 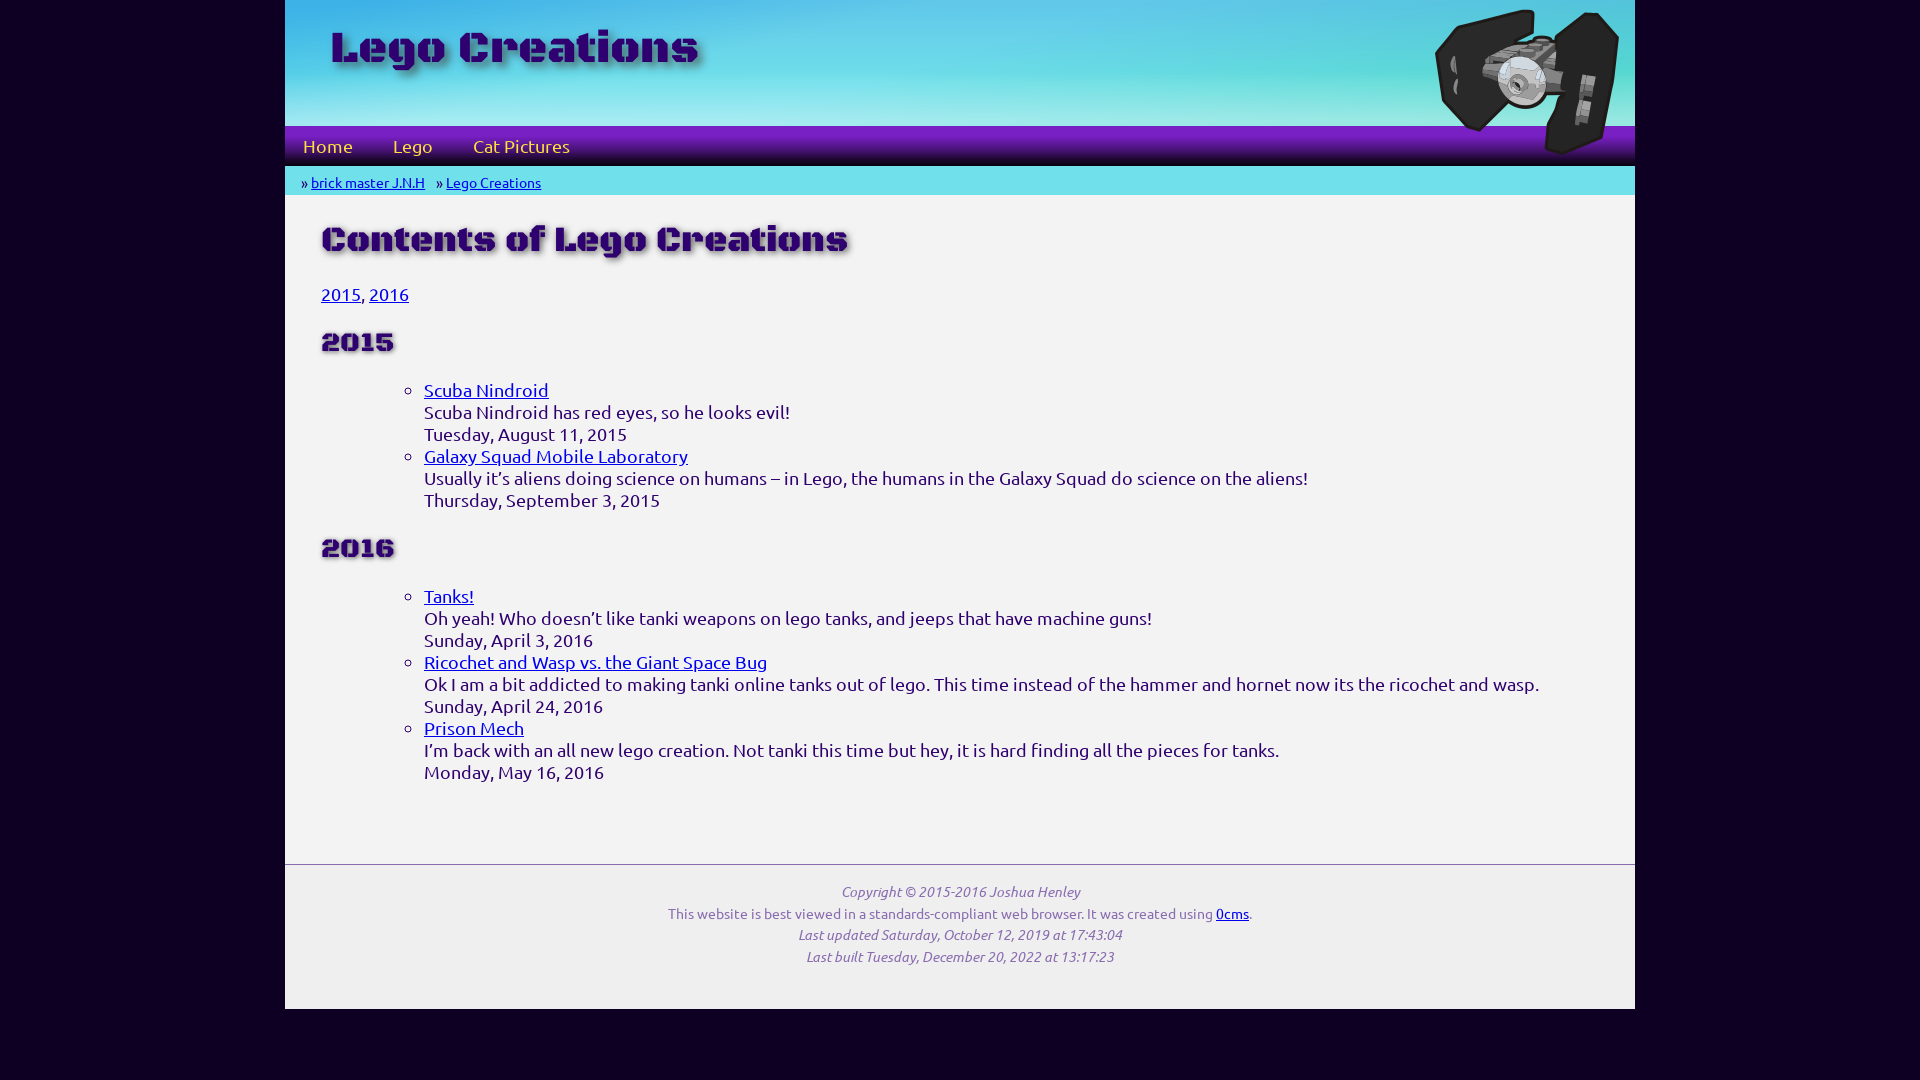 What do you see at coordinates (556, 455) in the screenshot?
I see `'Galaxy Squad Mobile Laboratory'` at bounding box center [556, 455].